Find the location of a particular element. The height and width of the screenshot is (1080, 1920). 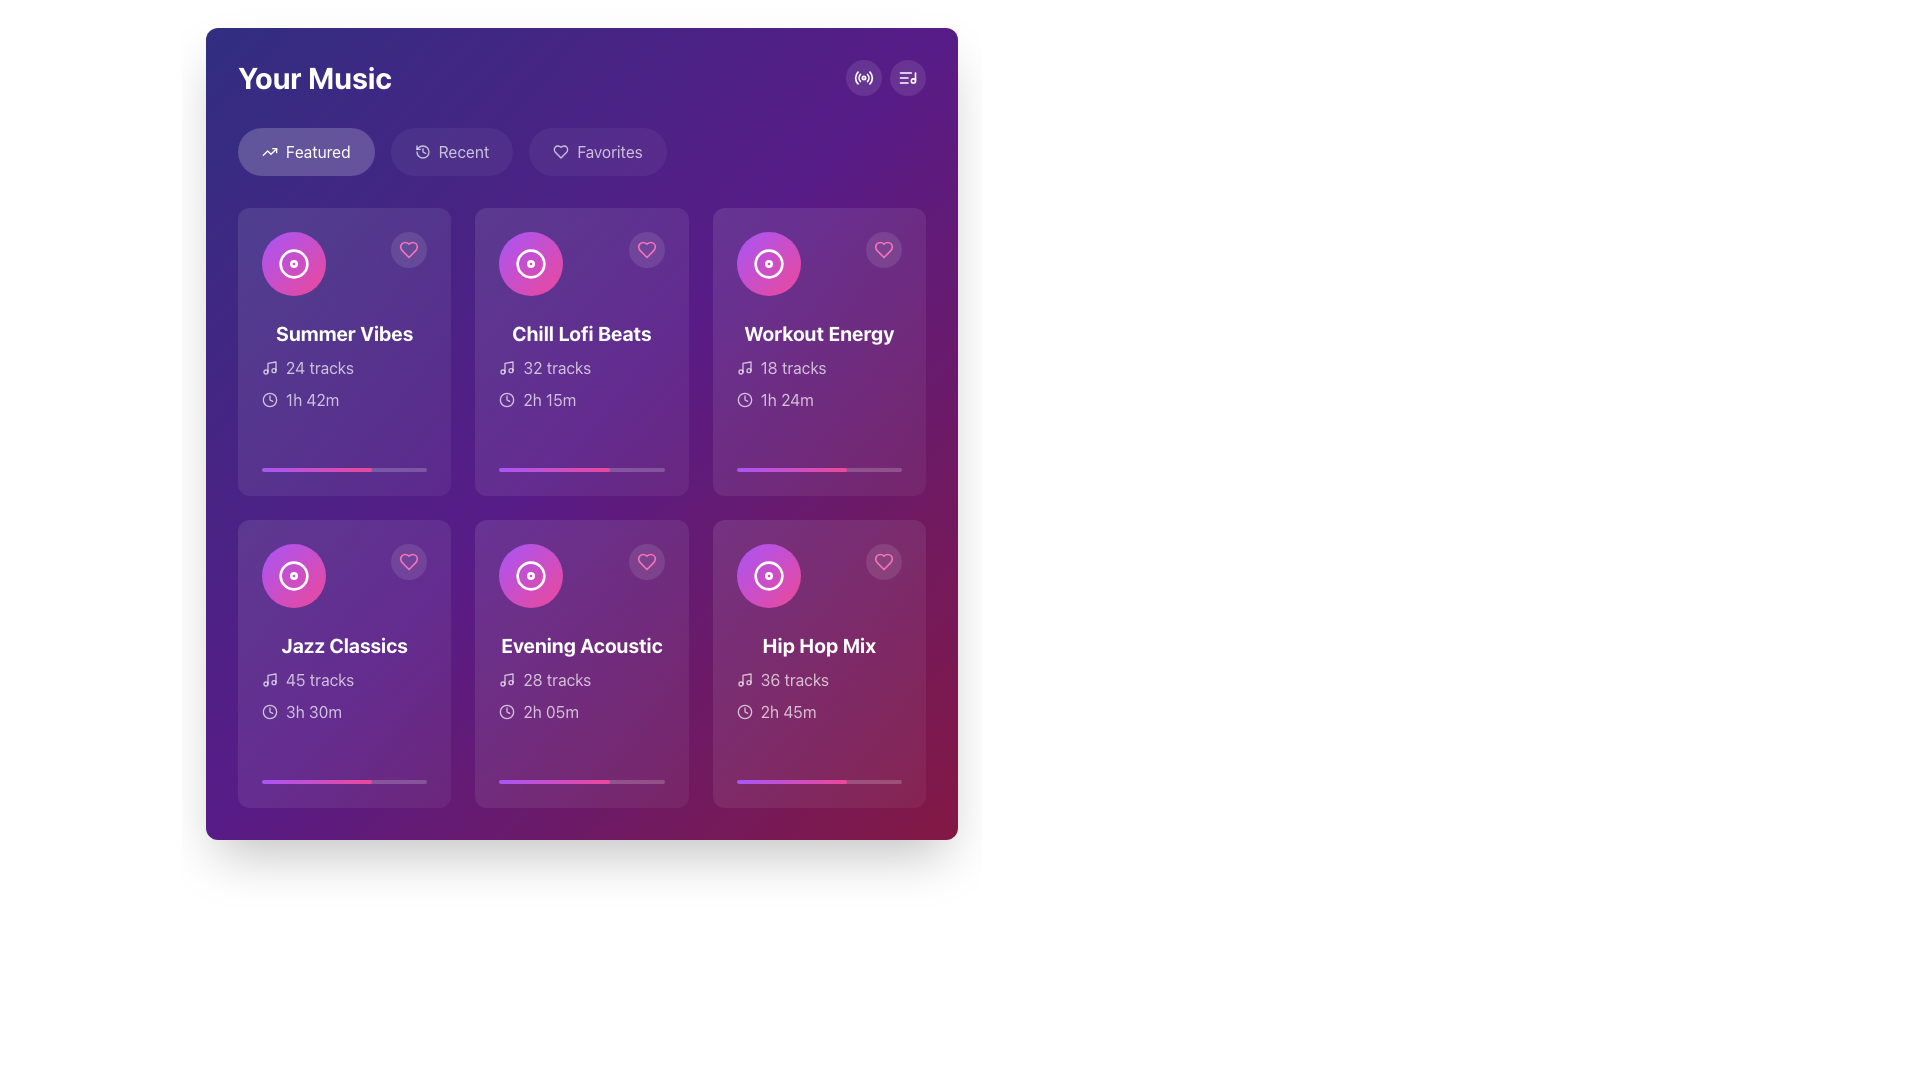

text label displaying '18 tracks' located within the purple card titled 'Workout Energy', positioned in the top right section of the grid, directly below the title is located at coordinates (792, 367).